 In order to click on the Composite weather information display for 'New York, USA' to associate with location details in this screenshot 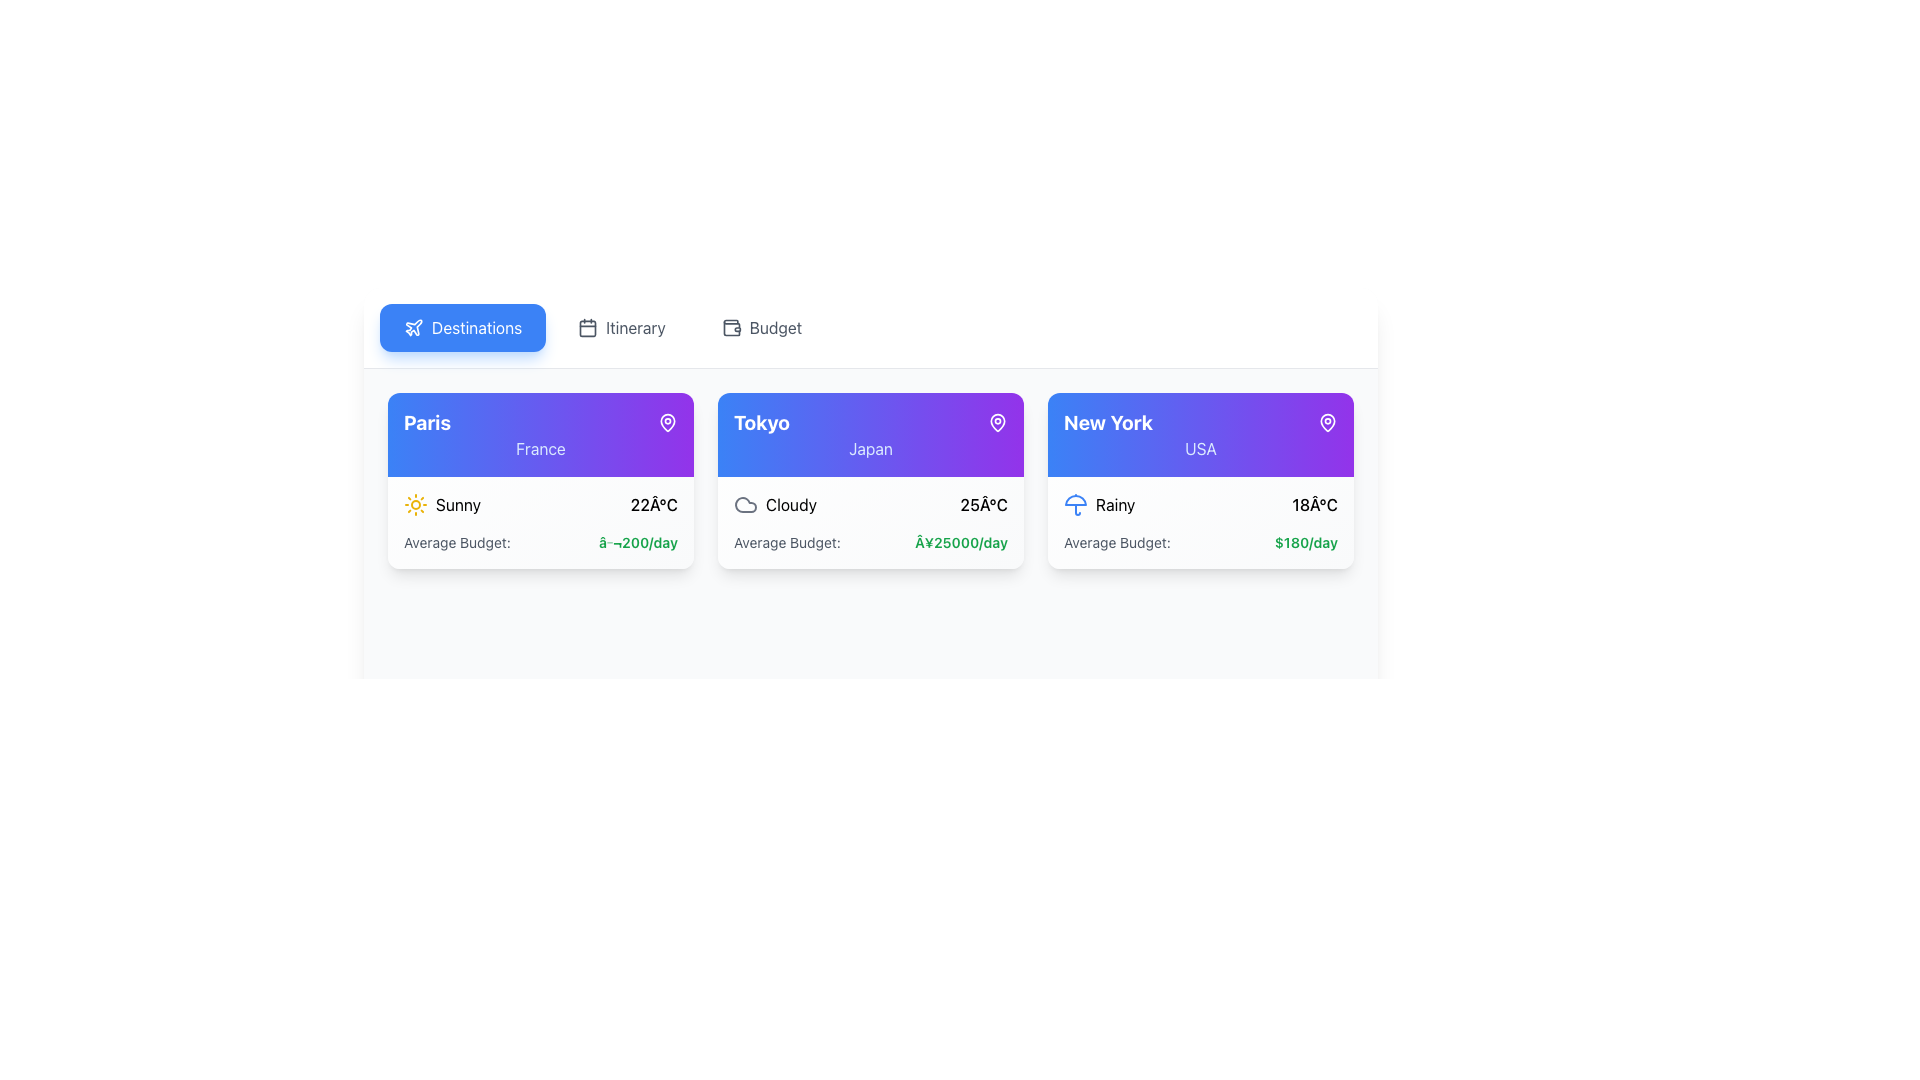, I will do `click(1200, 504)`.